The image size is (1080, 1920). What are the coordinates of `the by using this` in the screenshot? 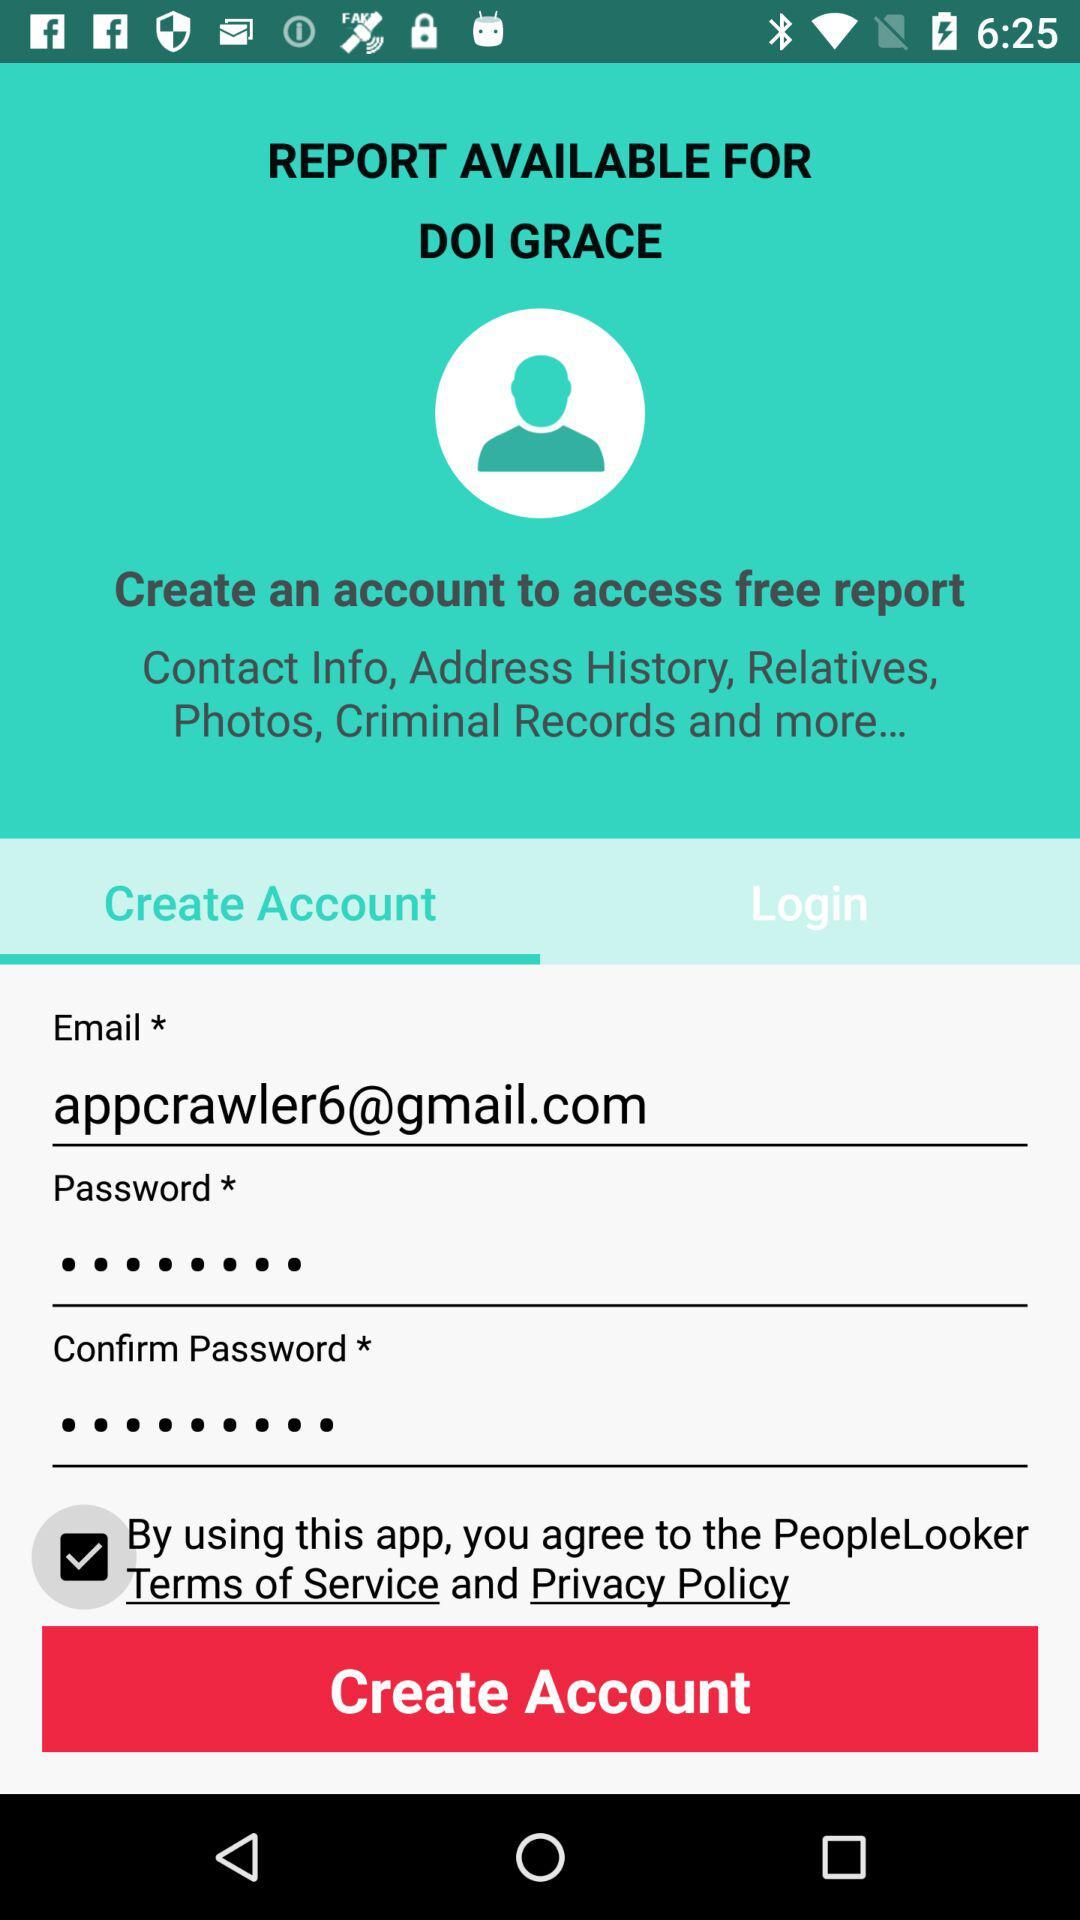 It's located at (582, 1555).